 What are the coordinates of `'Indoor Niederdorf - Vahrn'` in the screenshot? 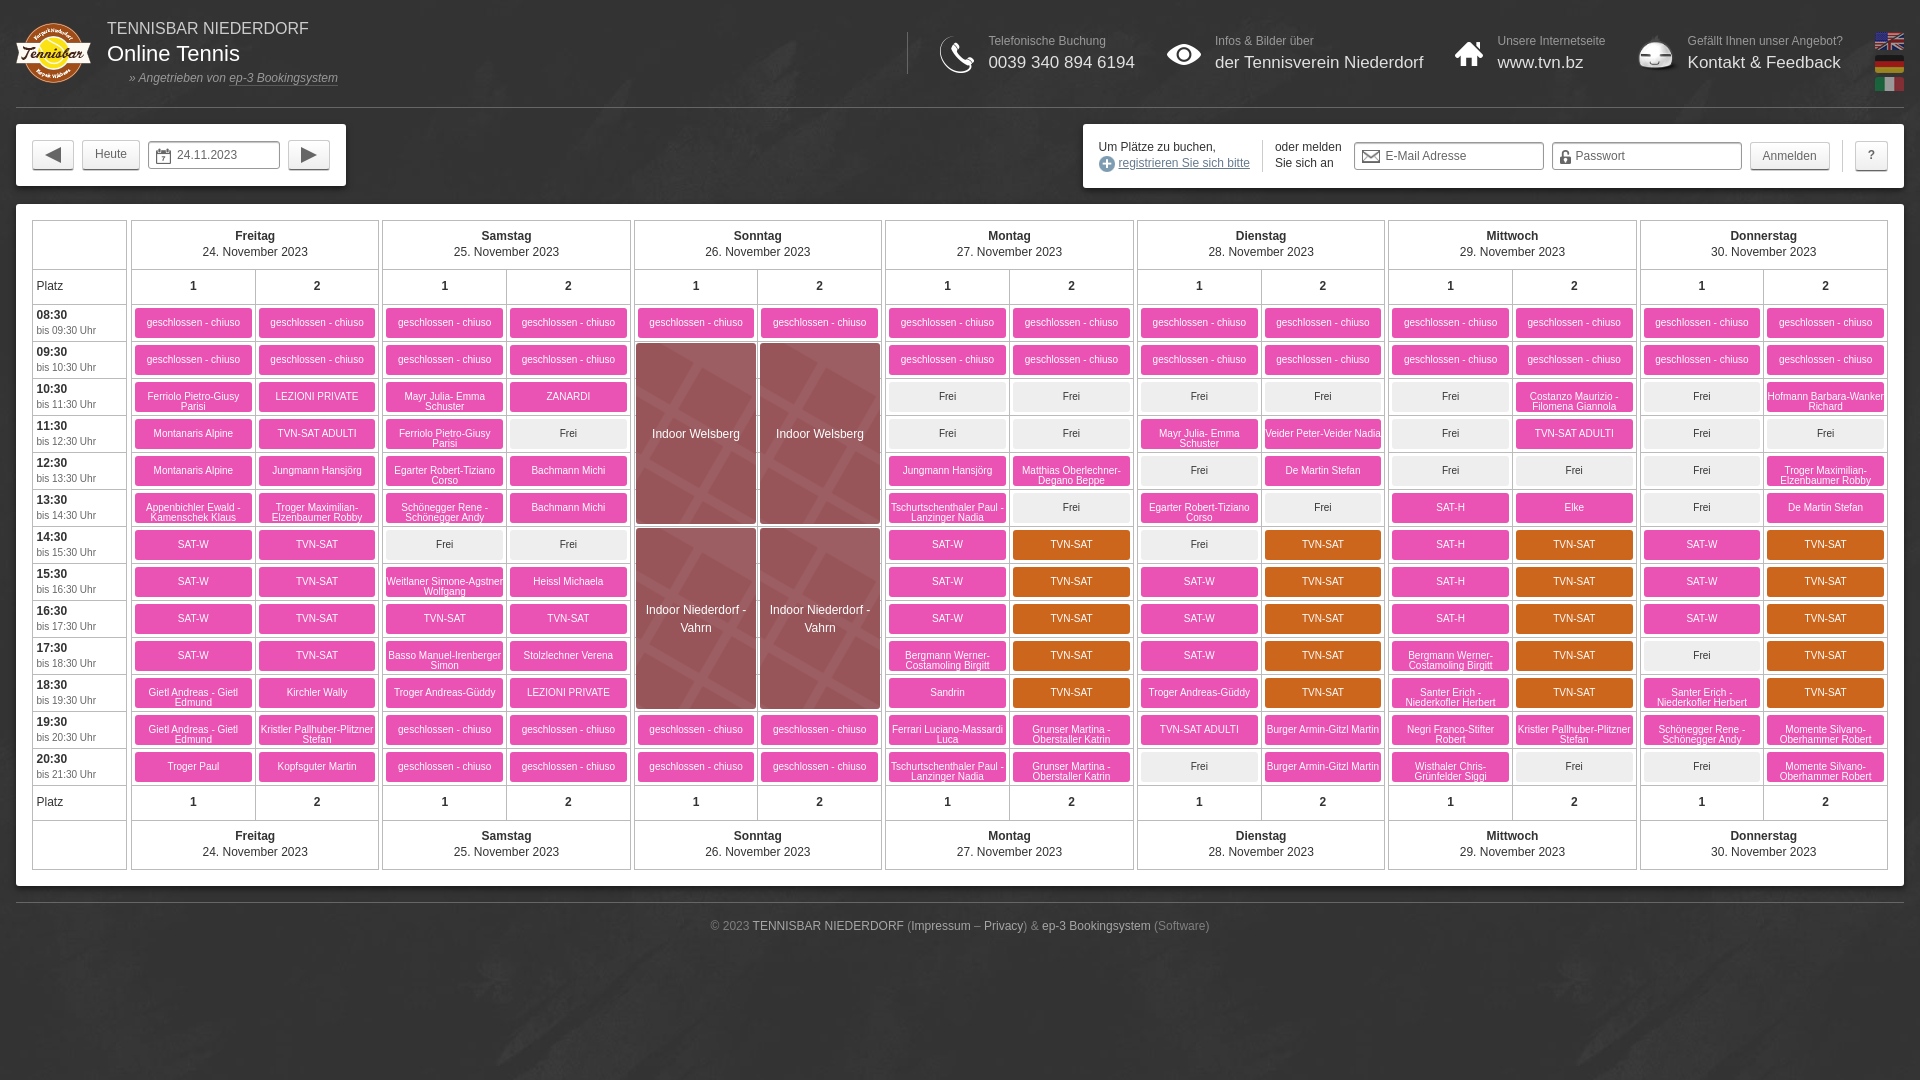 It's located at (696, 617).